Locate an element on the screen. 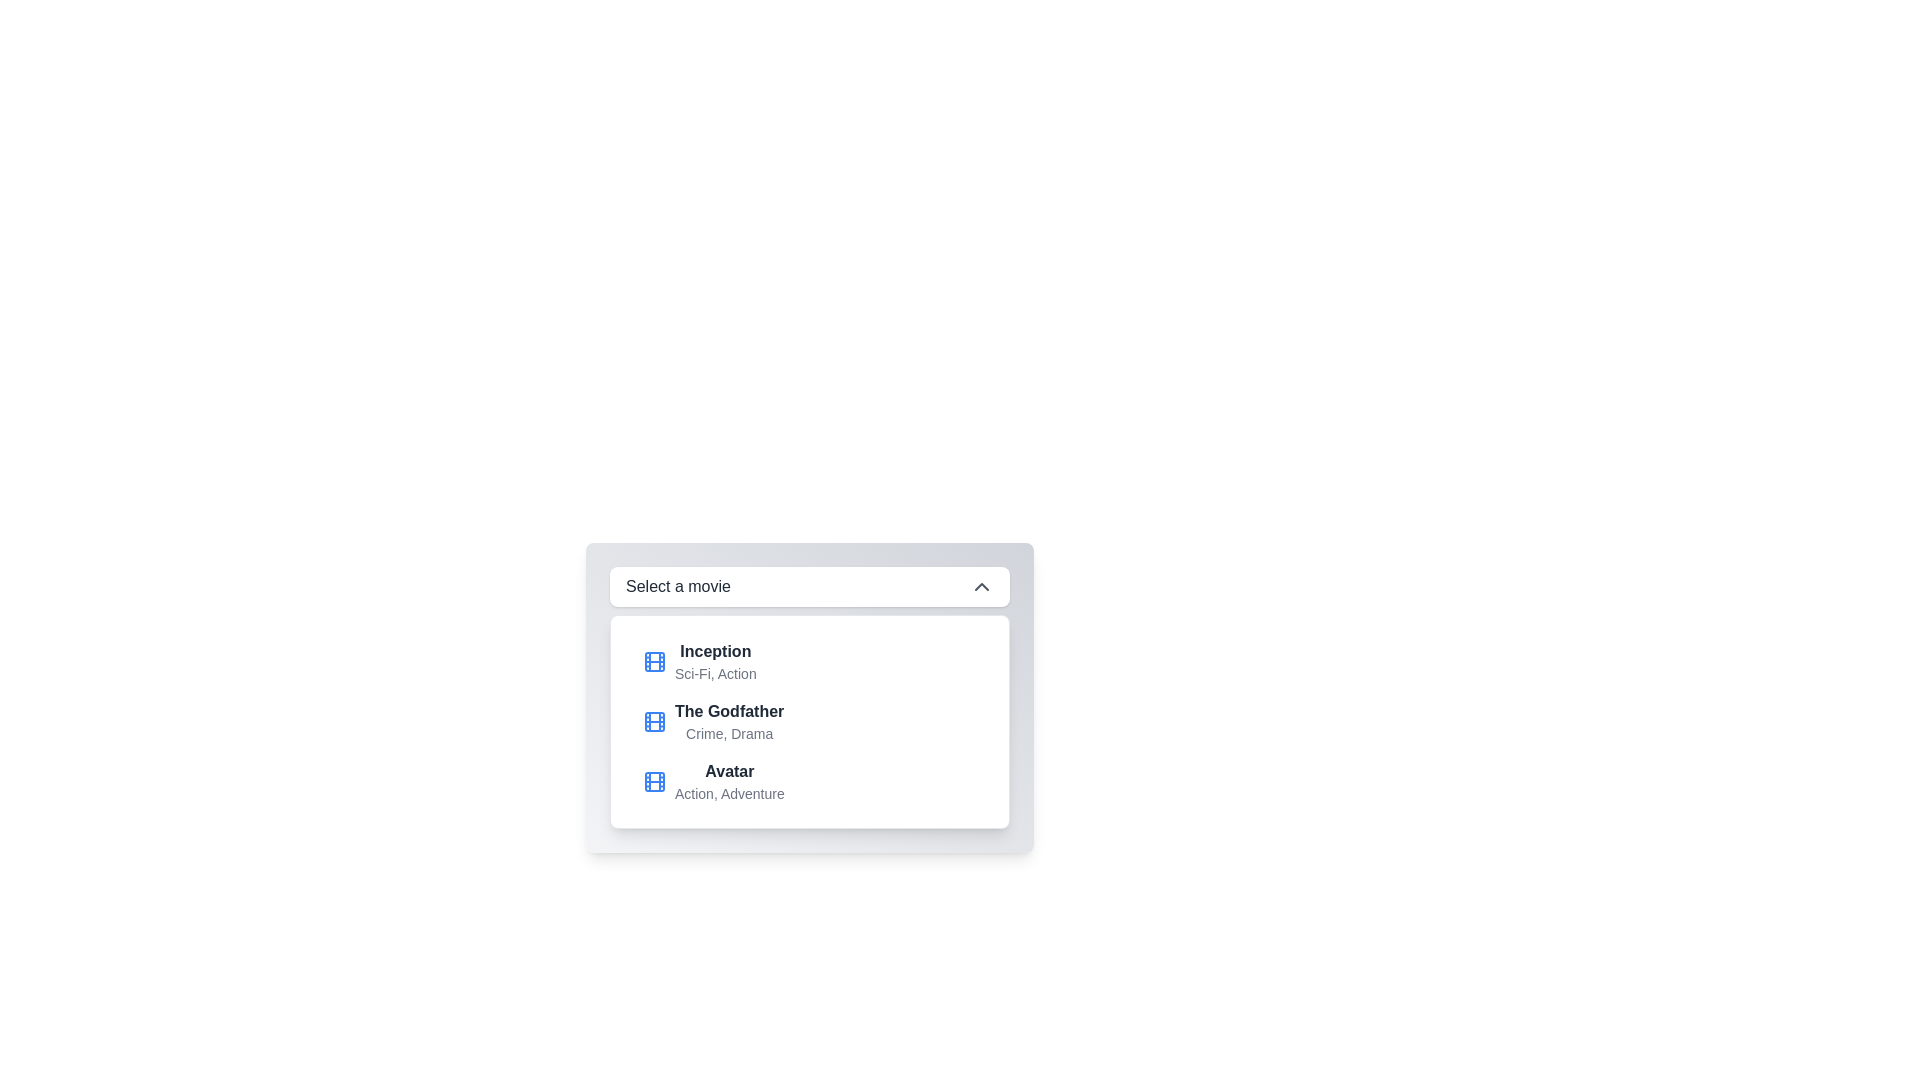 This screenshot has width=1920, height=1080. text label that displays the genre classification for the movie 'Avatar', which is positioned directly beneath the title 'Avatar' in the dropdown list is located at coordinates (728, 793).